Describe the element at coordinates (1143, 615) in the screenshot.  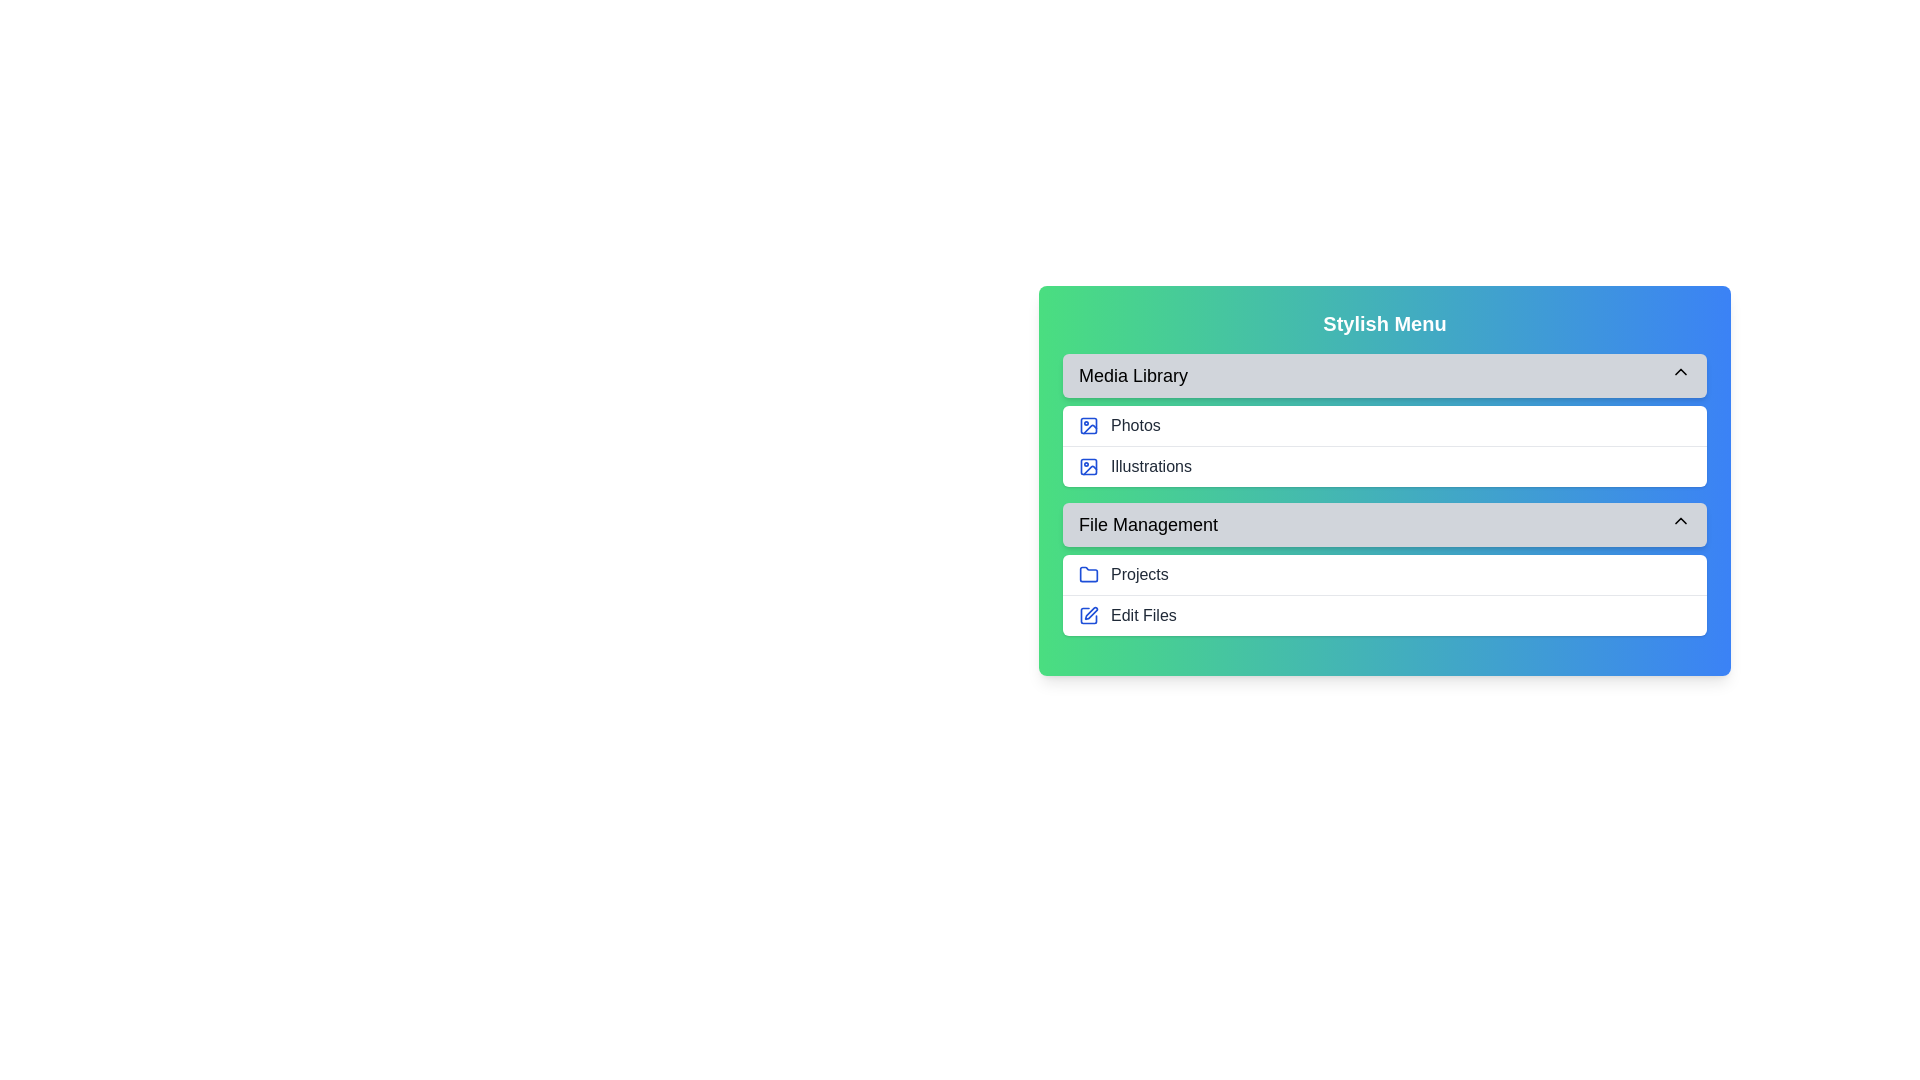
I see `the Text Label indicating an interactive item related to editing file-related actions in the bottom row of the 'File Management' section` at that location.